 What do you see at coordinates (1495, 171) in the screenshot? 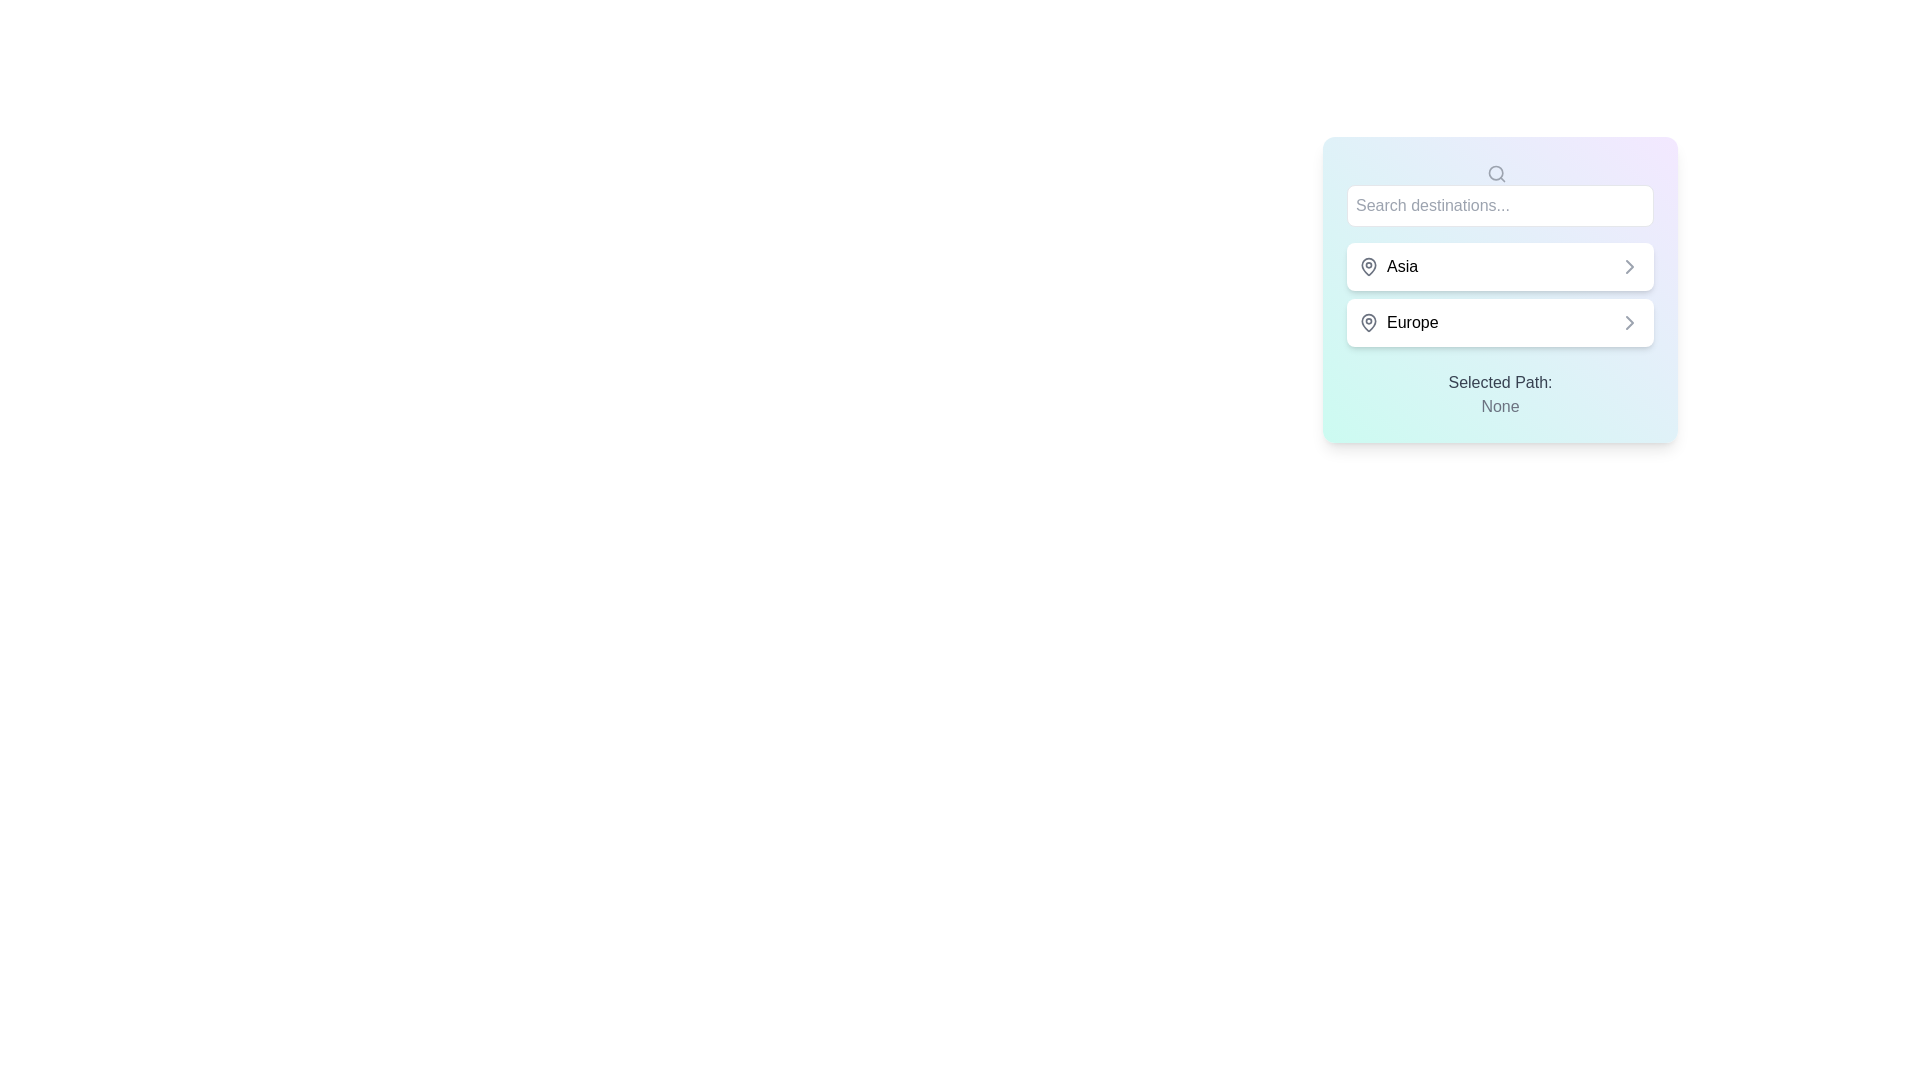
I see `the circular part of the search icon located next to the search text input field in the UI` at bounding box center [1495, 171].